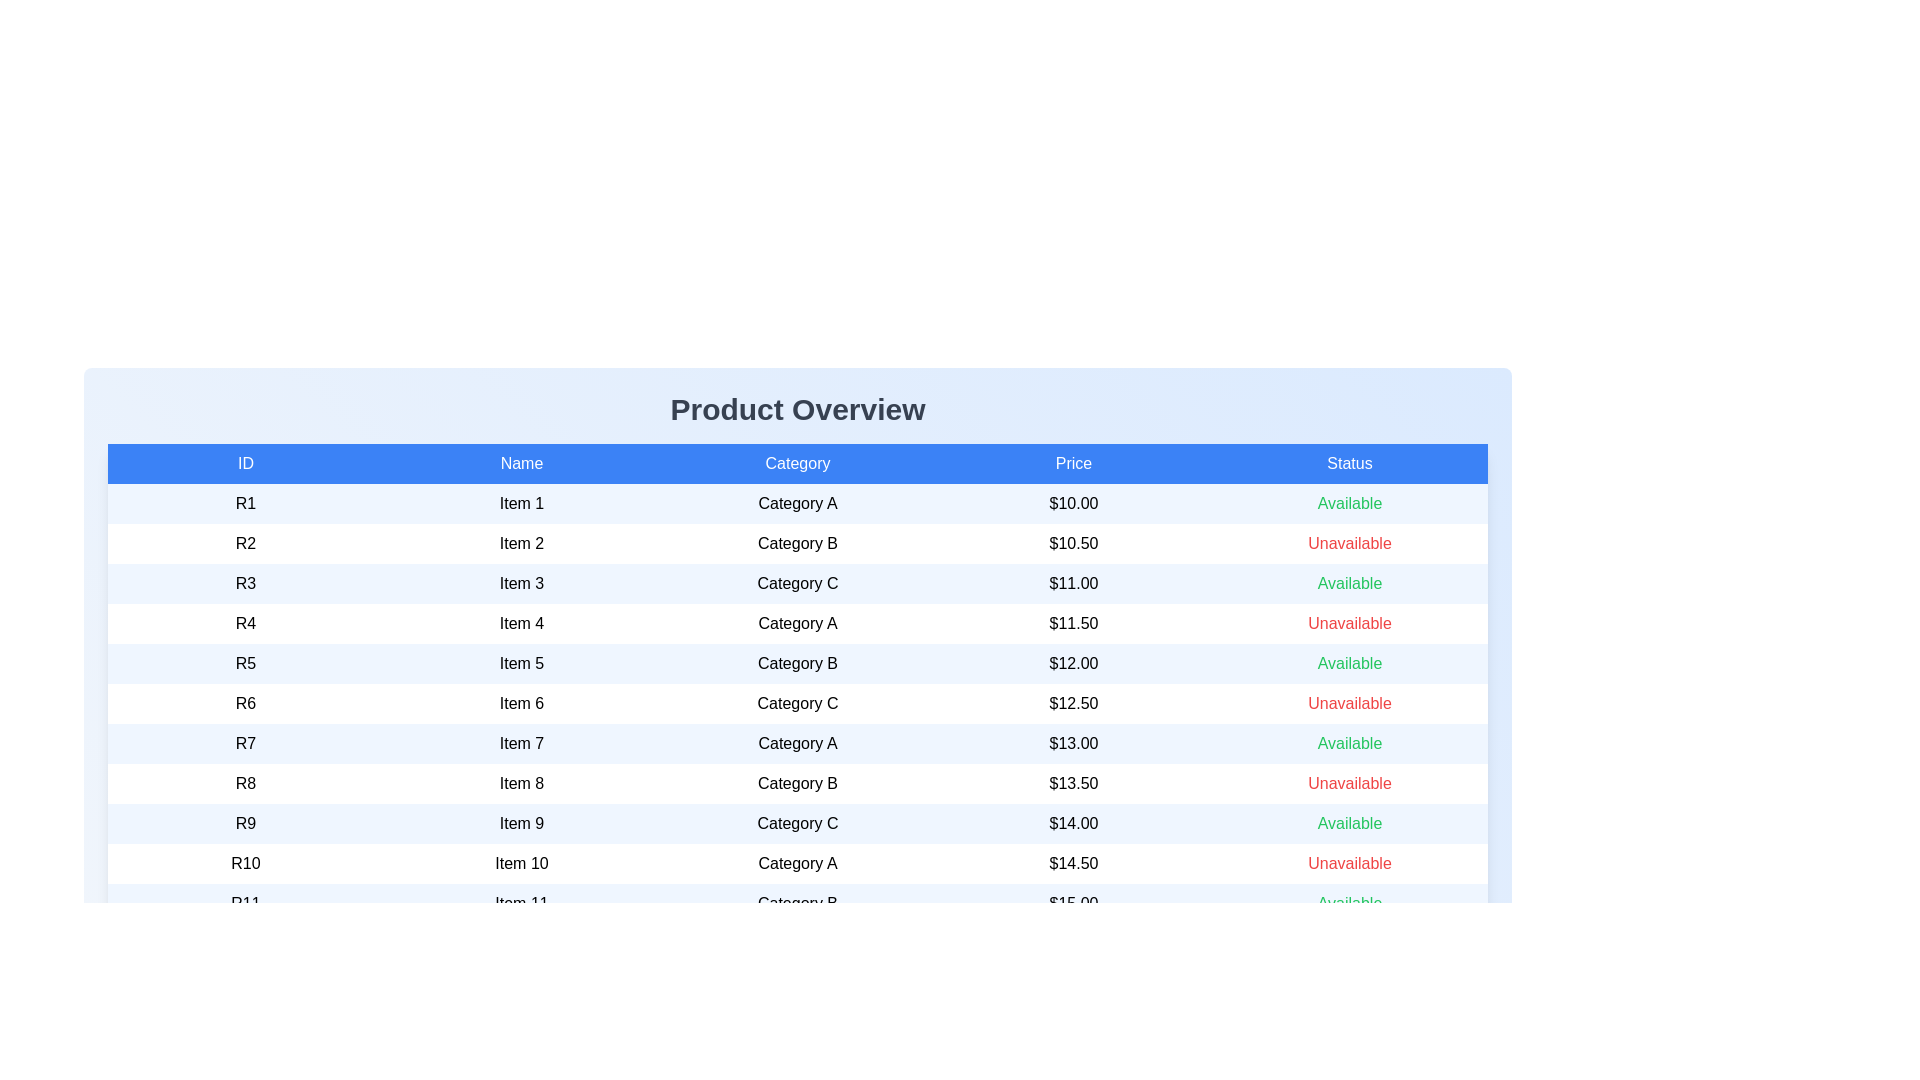 Image resolution: width=1920 pixels, height=1080 pixels. I want to click on the table header to observe hover effects, so click(796, 463).